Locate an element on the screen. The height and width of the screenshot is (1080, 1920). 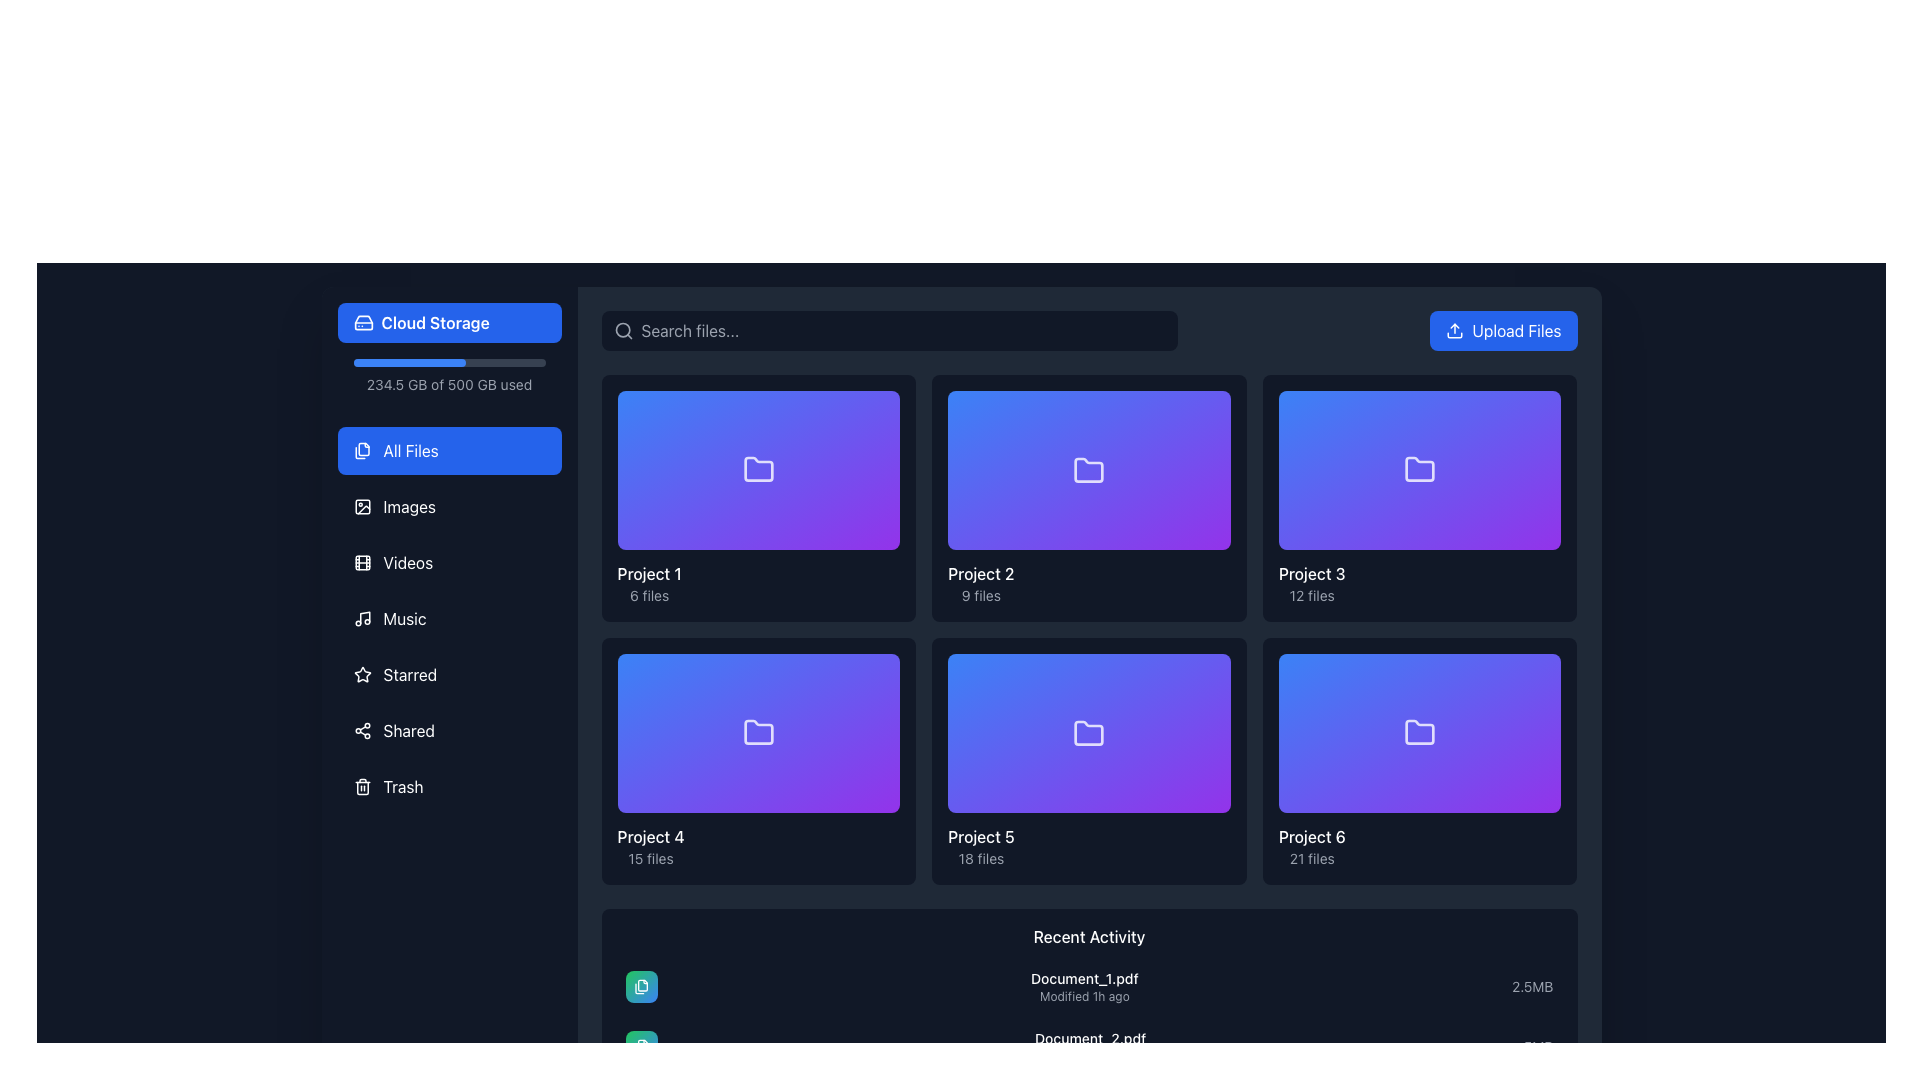
the Icon button representing the file 'Document_2.pdf', located to the left of its details is located at coordinates (641, 1045).